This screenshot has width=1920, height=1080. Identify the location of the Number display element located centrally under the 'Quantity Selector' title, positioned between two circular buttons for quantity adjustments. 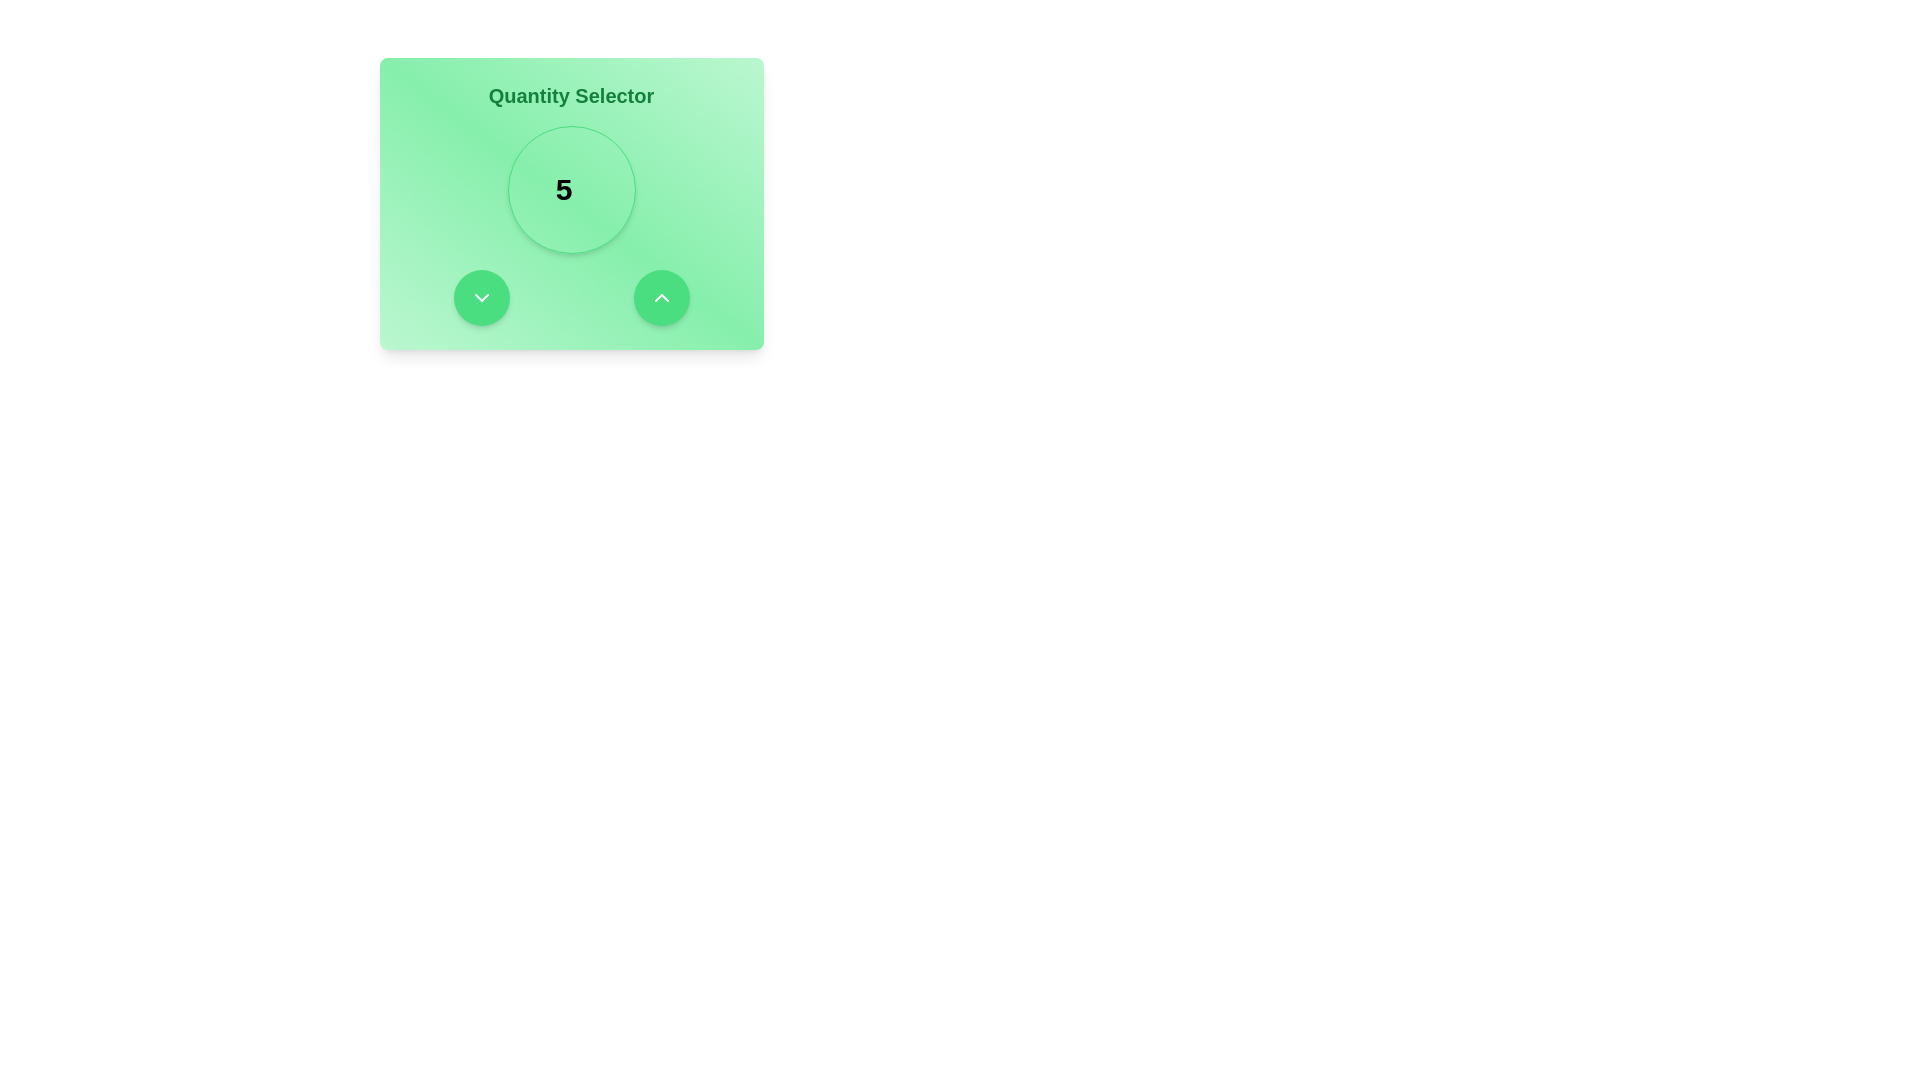
(570, 189).